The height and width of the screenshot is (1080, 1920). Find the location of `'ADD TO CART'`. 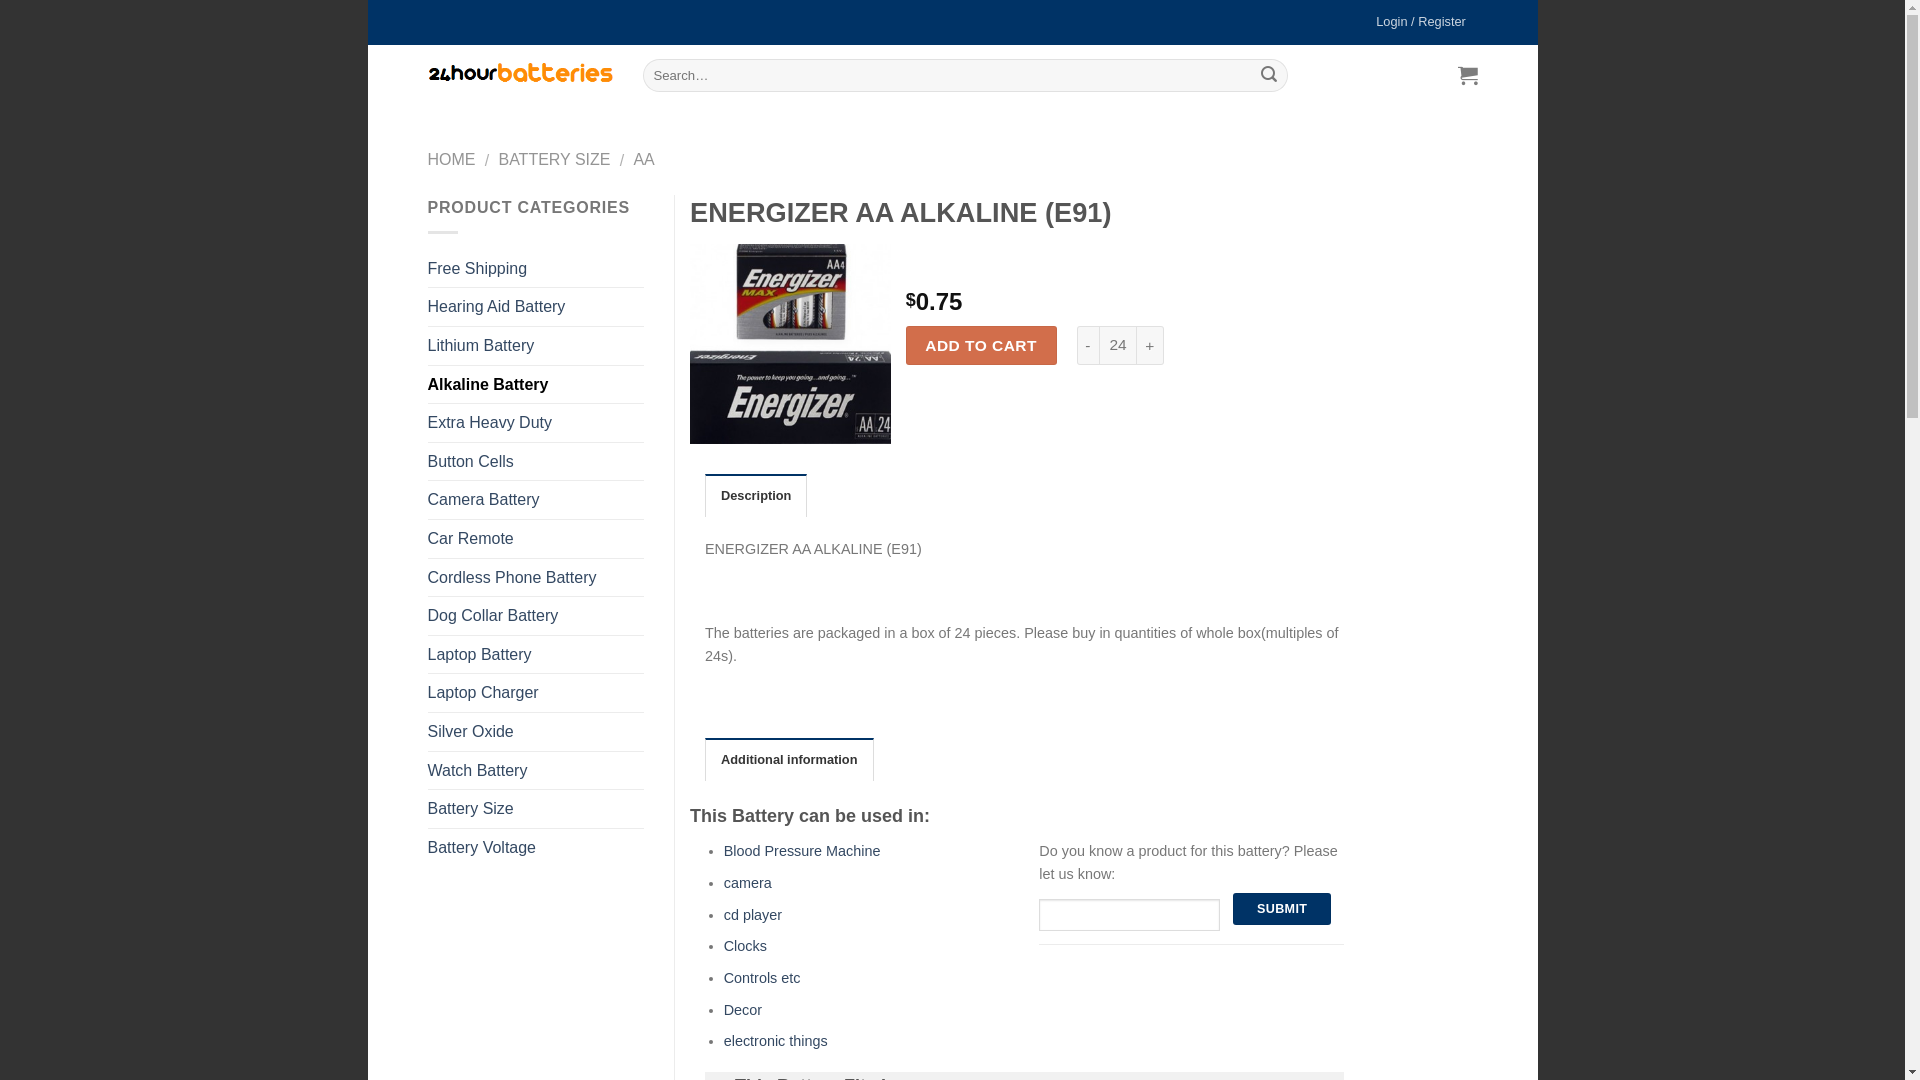

'ADD TO CART' is located at coordinates (981, 344).